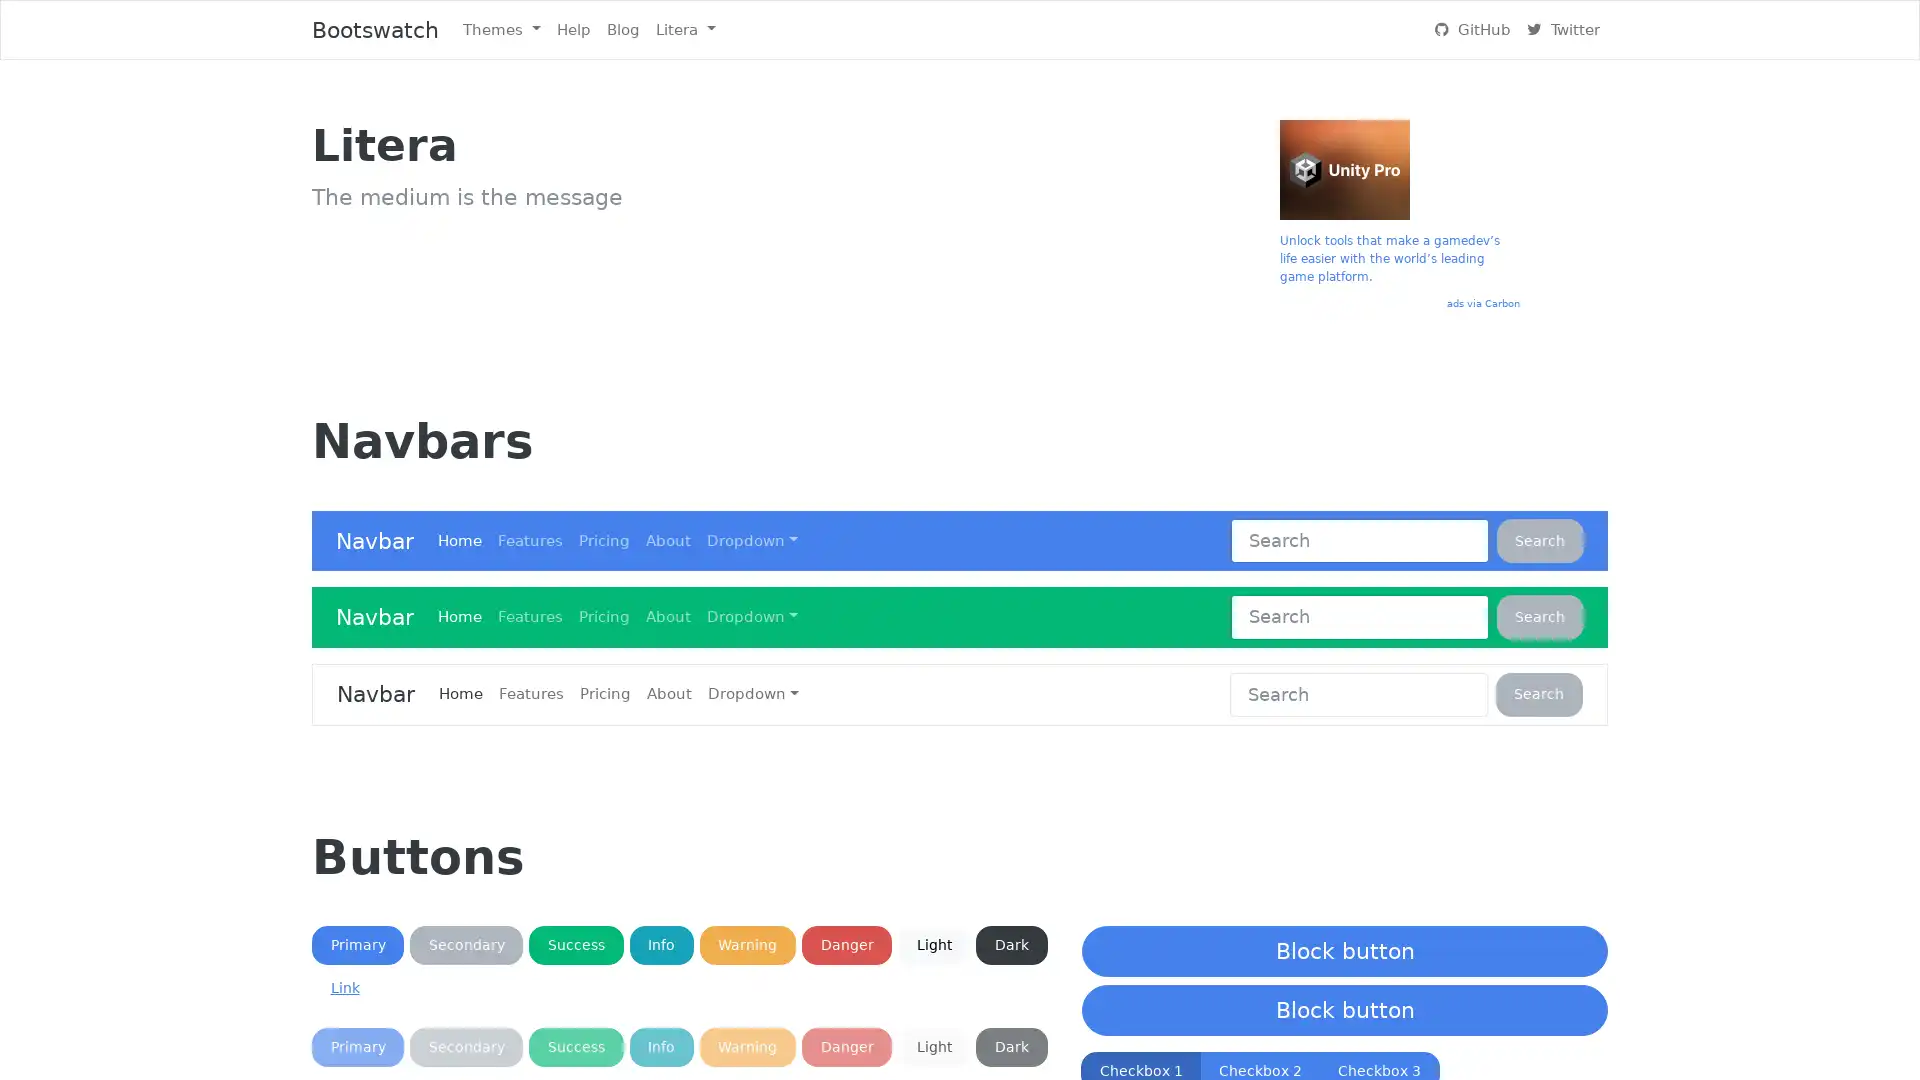  Describe the element at coordinates (933, 945) in the screenshot. I see `Light` at that location.